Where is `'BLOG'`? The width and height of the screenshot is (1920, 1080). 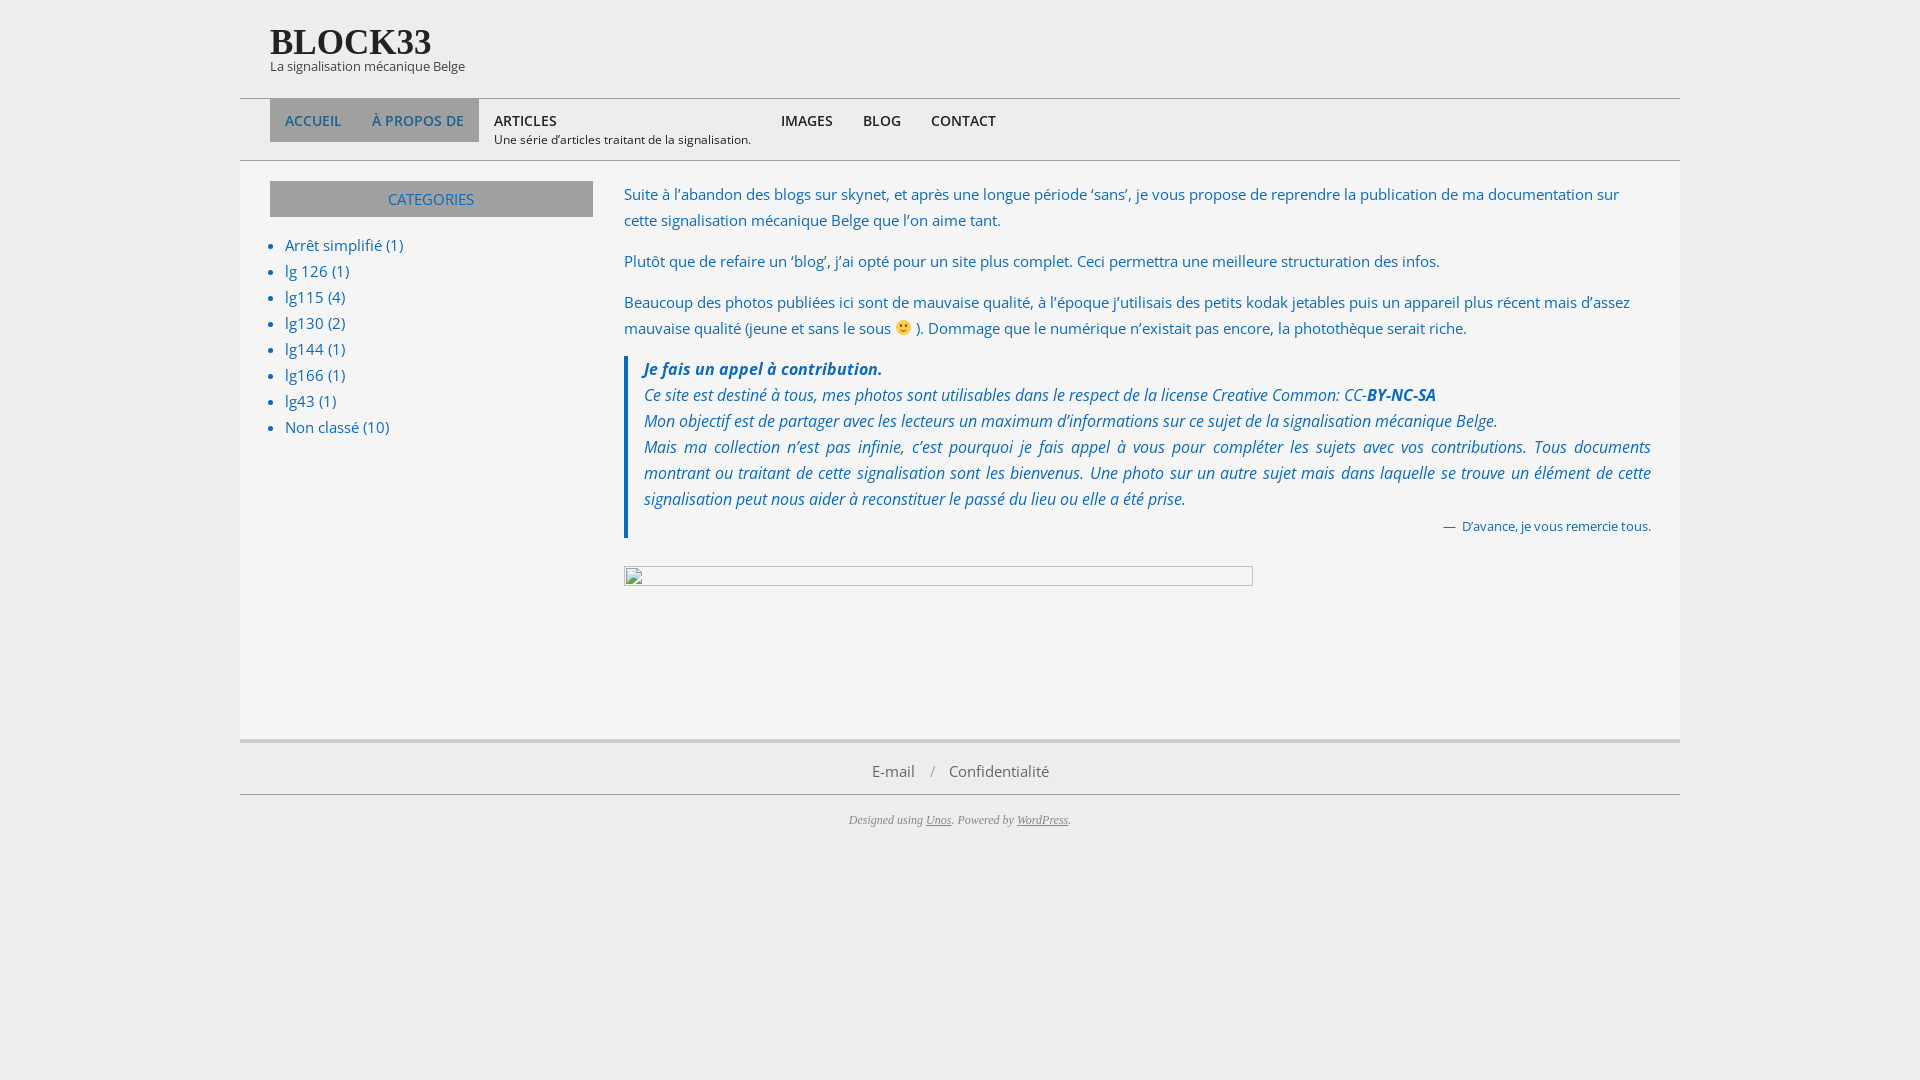 'BLOG' is located at coordinates (881, 120).